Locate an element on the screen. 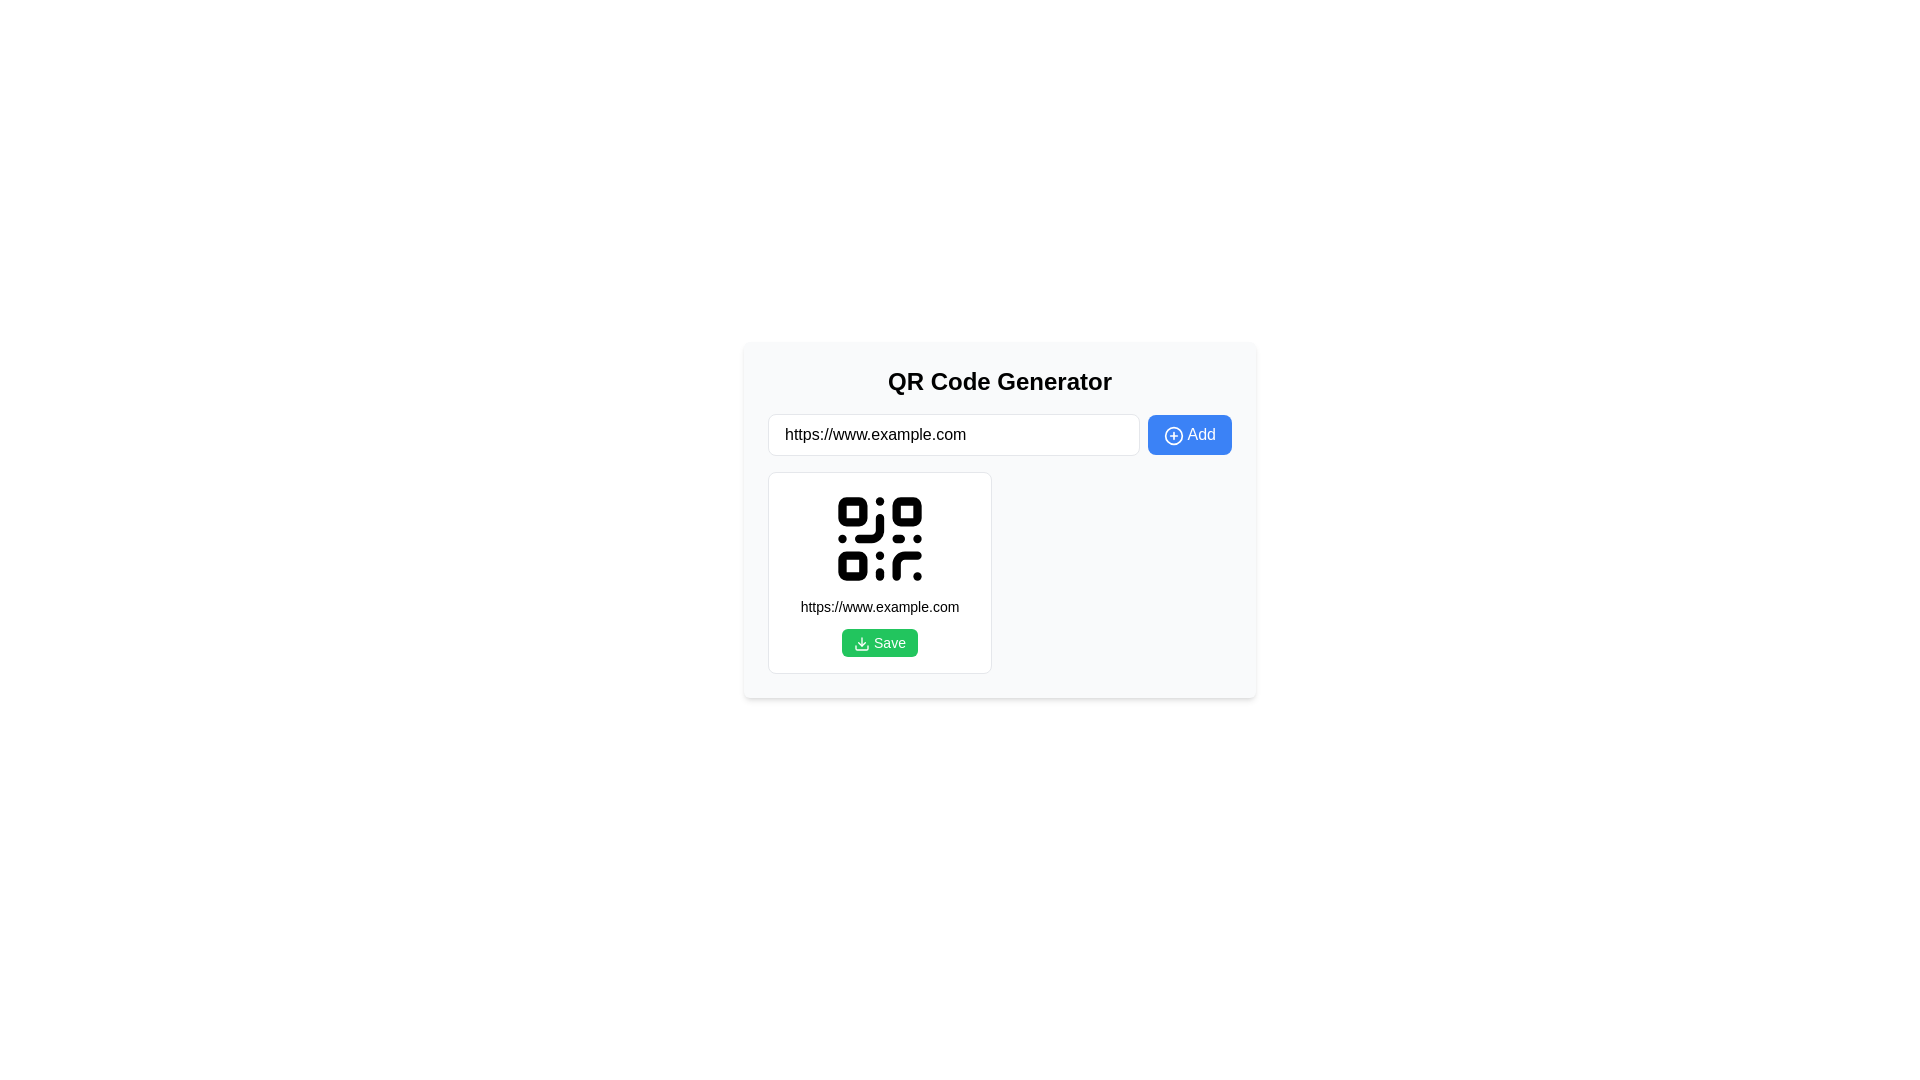  the 'Add' button with a blue background and white text, located on the right side of the text input field in the 'QR Code Generator' section is located at coordinates (1189, 434).